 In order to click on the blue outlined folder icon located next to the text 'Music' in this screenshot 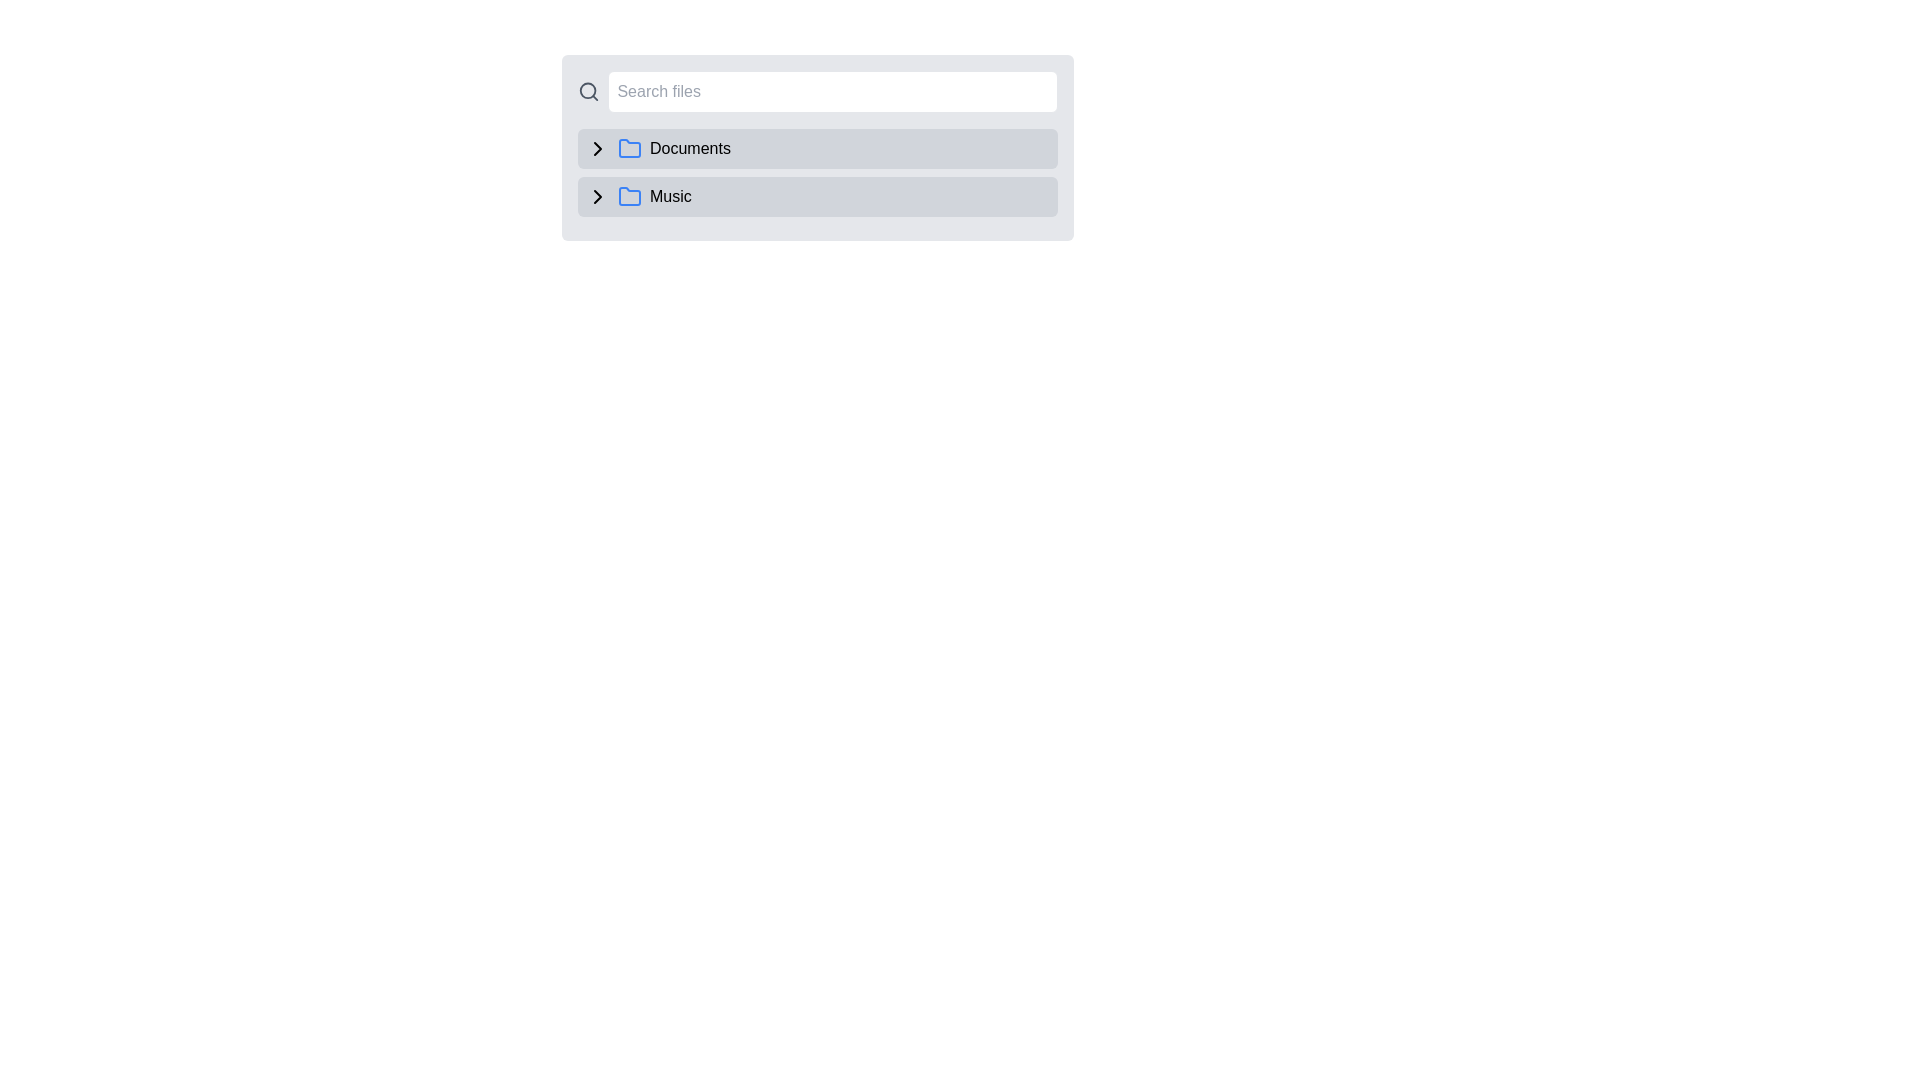, I will do `click(628, 196)`.